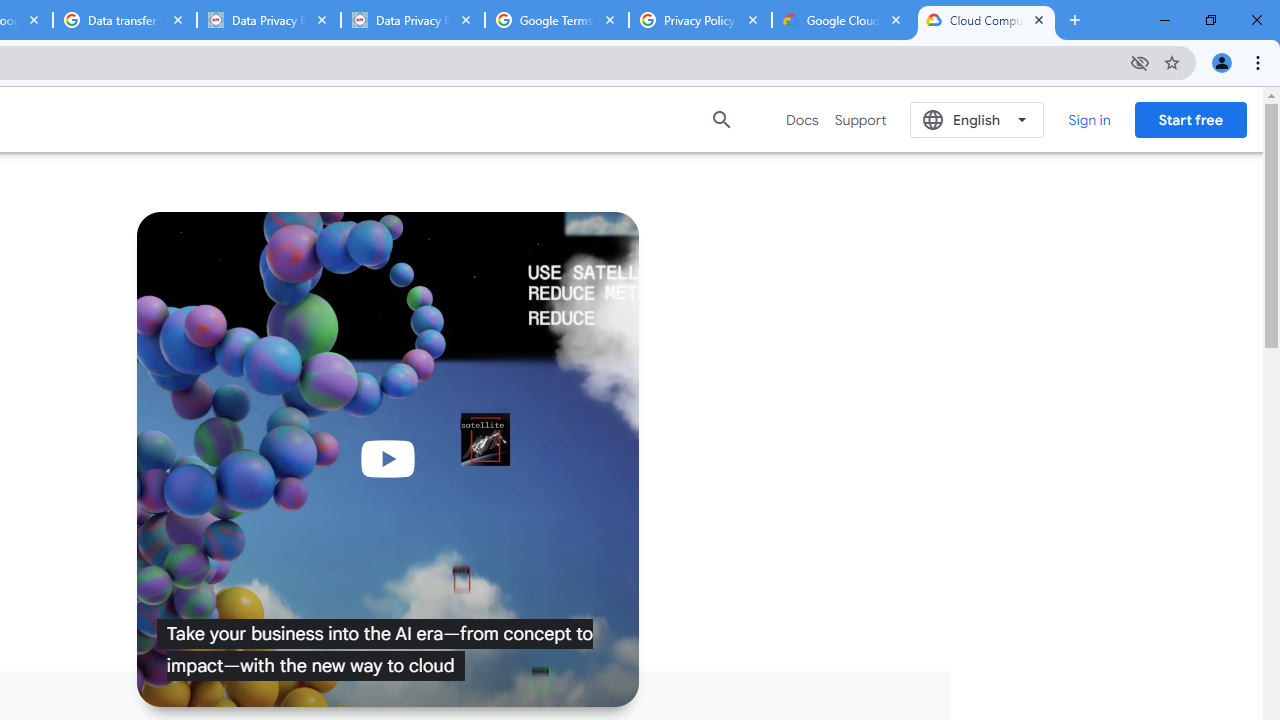 The width and height of the screenshot is (1280, 720). What do you see at coordinates (843, 20) in the screenshot?
I see `'Google Cloud Privacy Notice'` at bounding box center [843, 20].